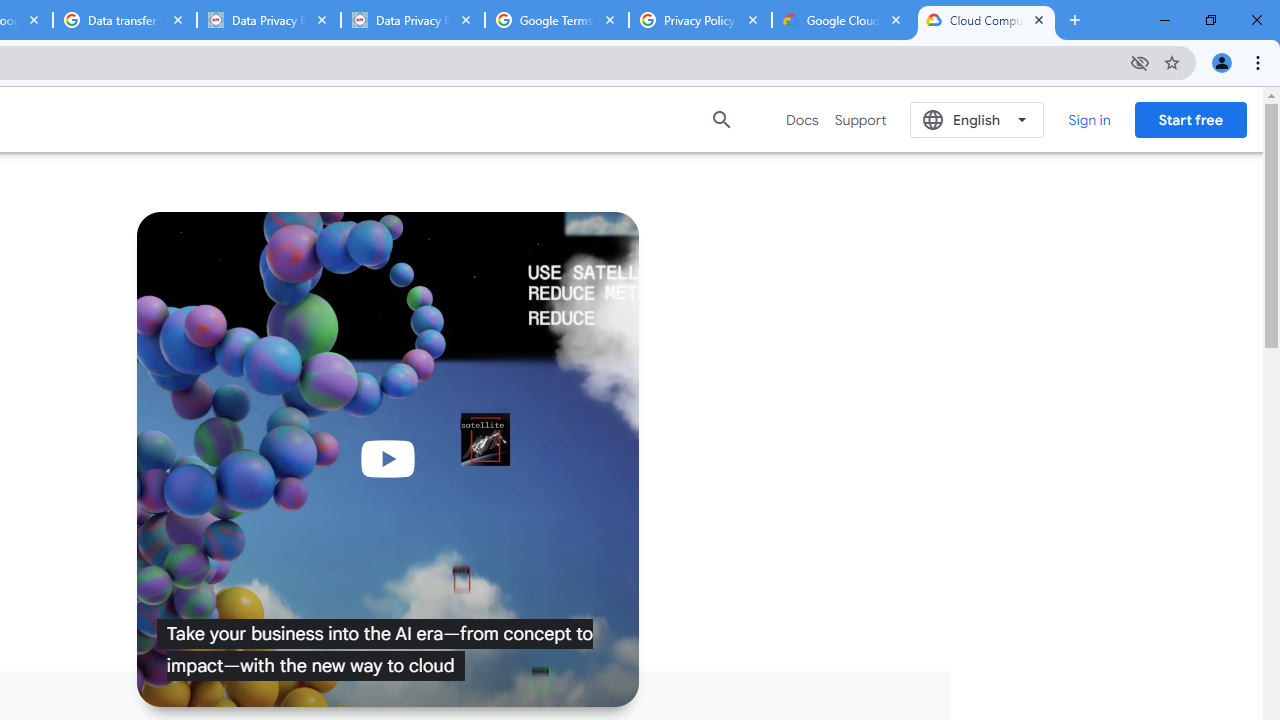 The width and height of the screenshot is (1280, 720). What do you see at coordinates (843, 20) in the screenshot?
I see `'Google Cloud Privacy Notice'` at bounding box center [843, 20].